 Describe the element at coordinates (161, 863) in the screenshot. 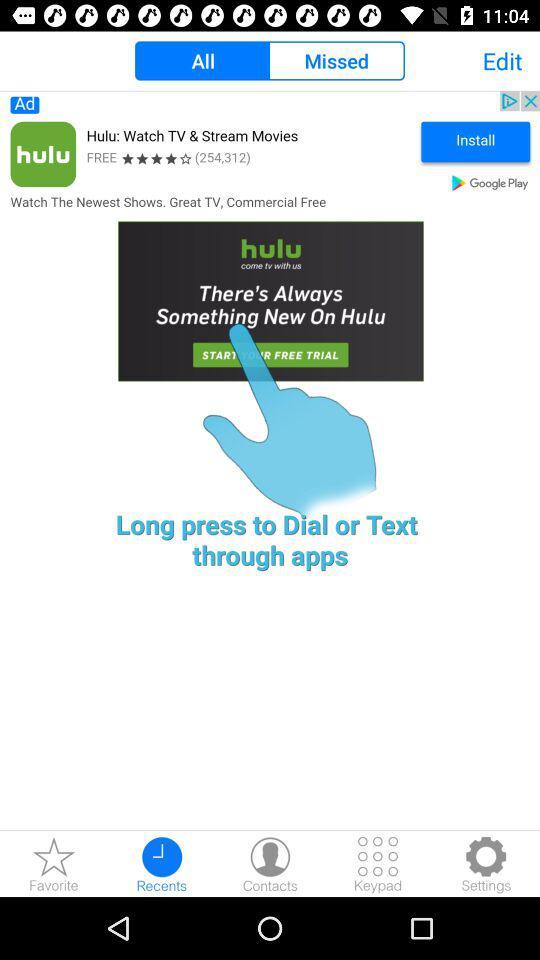

I see `see recent publications` at that location.